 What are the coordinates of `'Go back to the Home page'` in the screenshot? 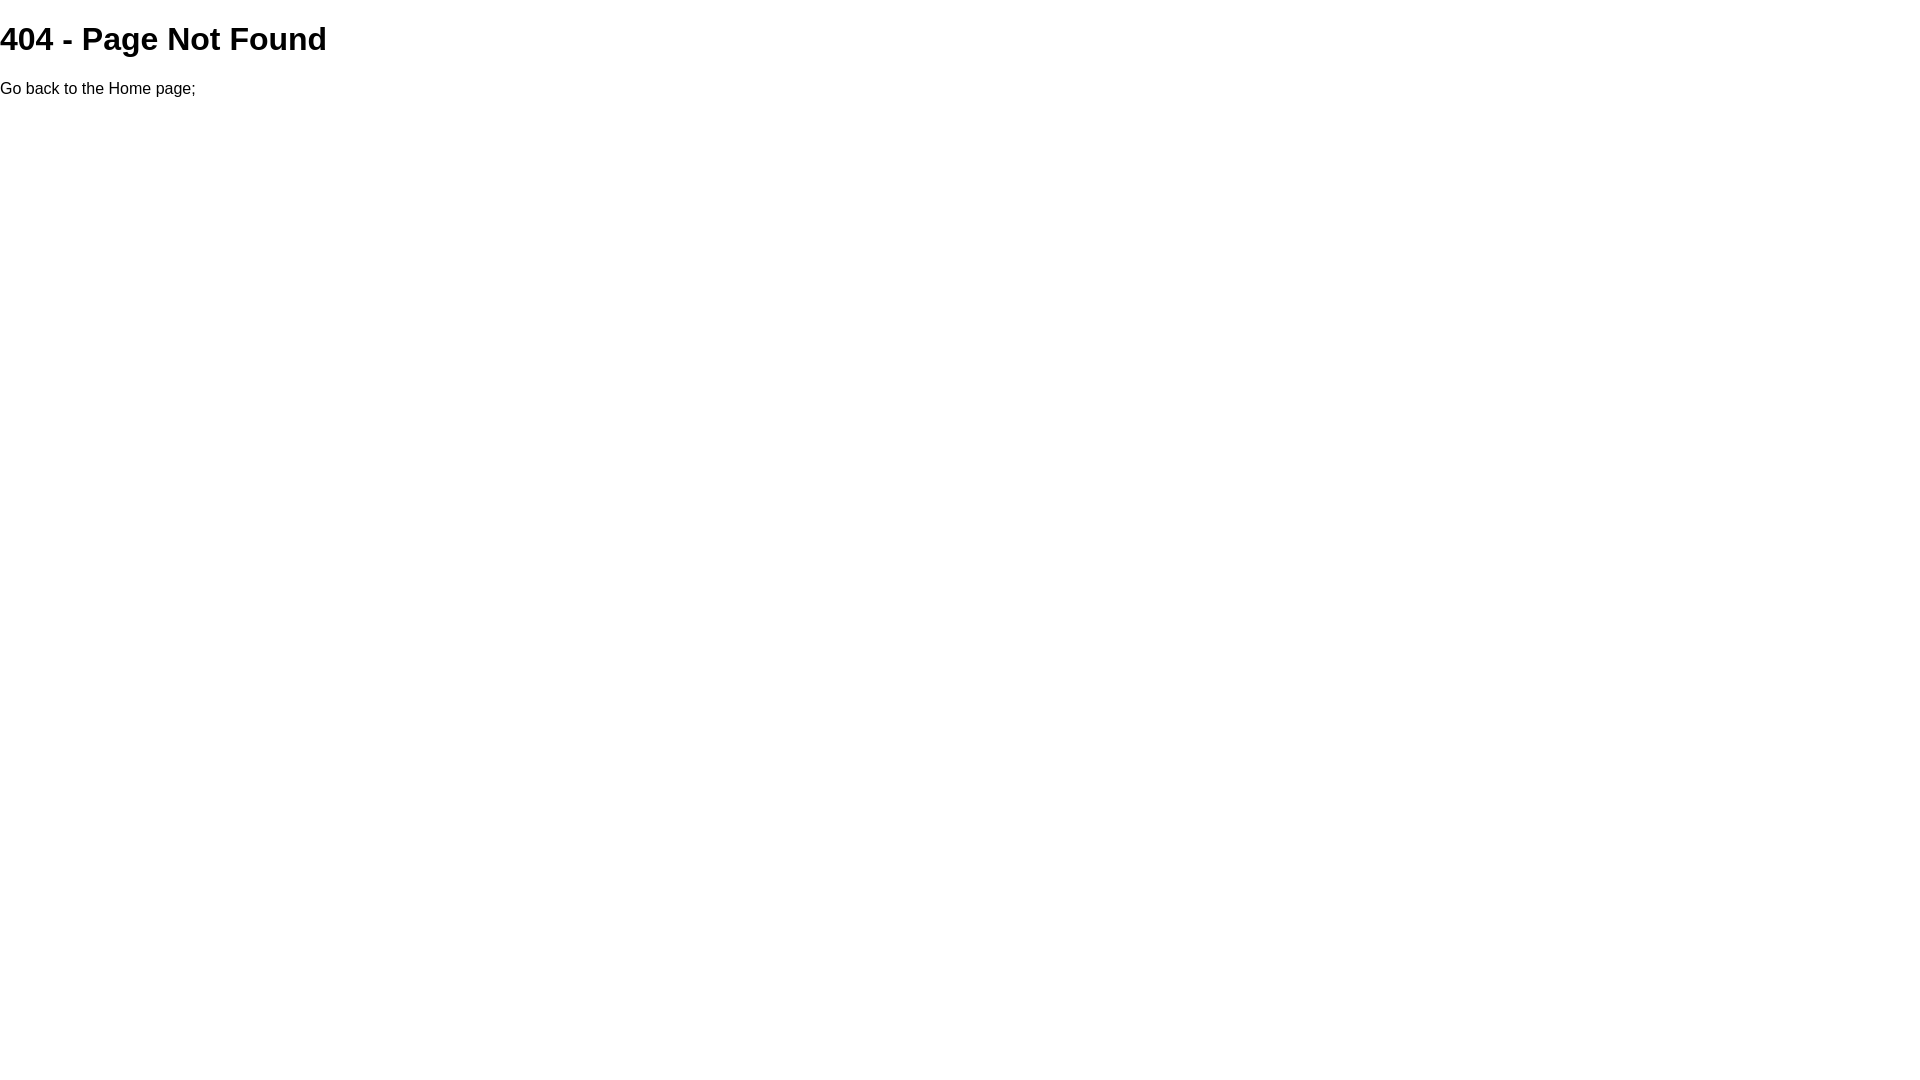 It's located at (0, 87).